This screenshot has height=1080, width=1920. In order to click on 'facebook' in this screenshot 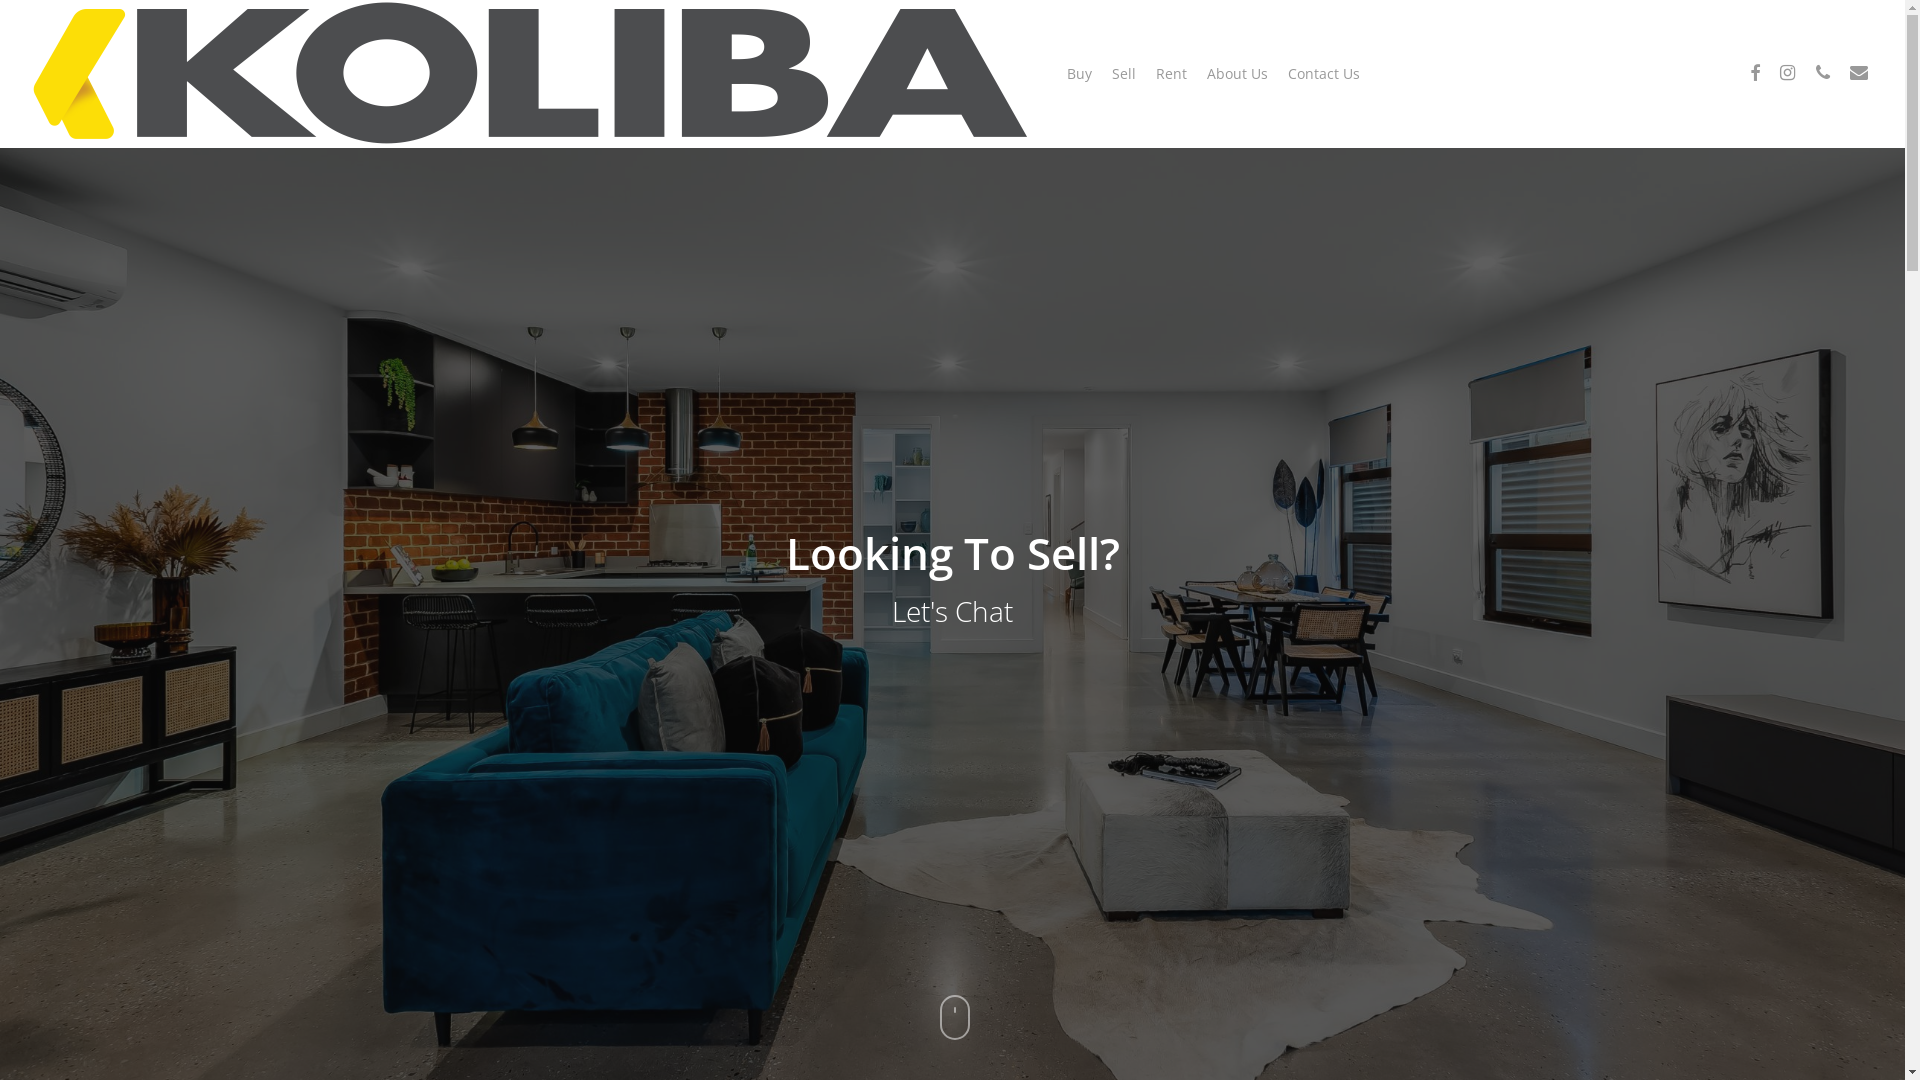, I will do `click(1740, 72)`.